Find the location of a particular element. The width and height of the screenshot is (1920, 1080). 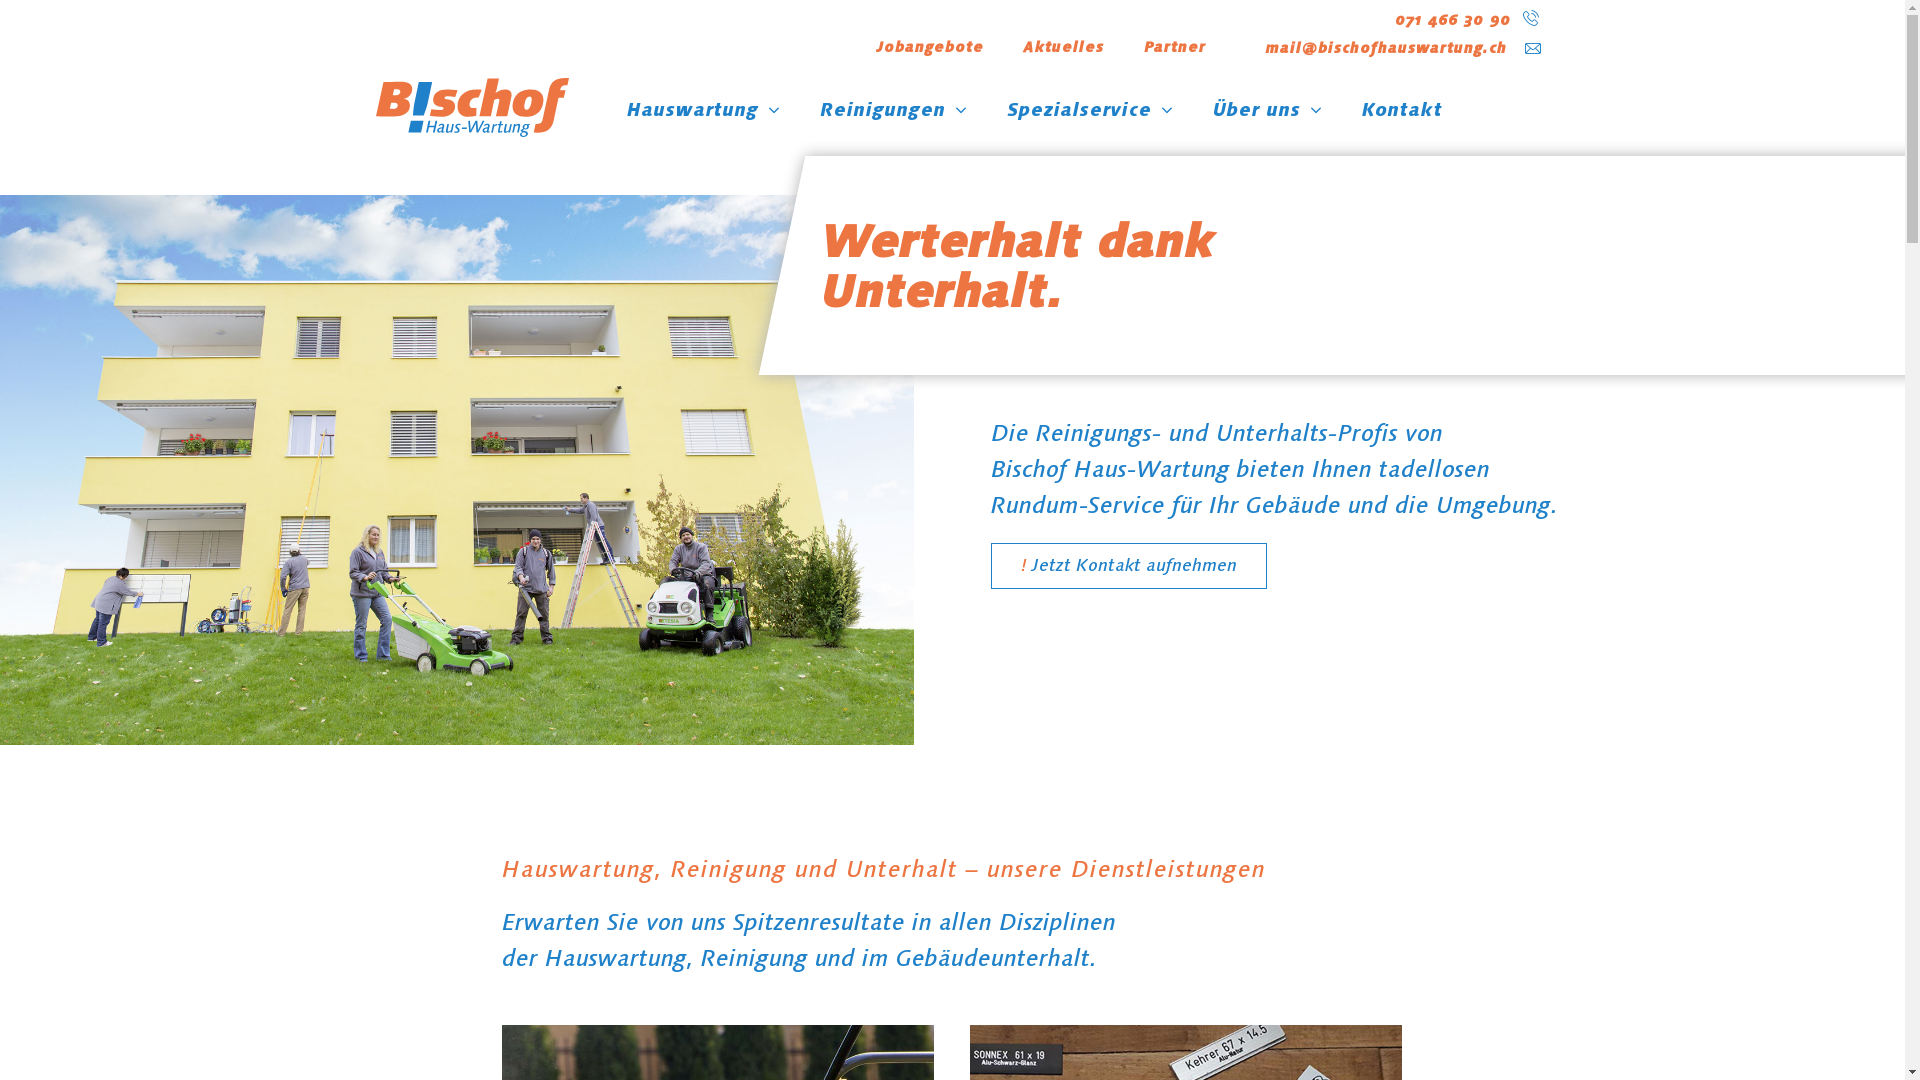

'Kontakt' is located at coordinates (1401, 117).